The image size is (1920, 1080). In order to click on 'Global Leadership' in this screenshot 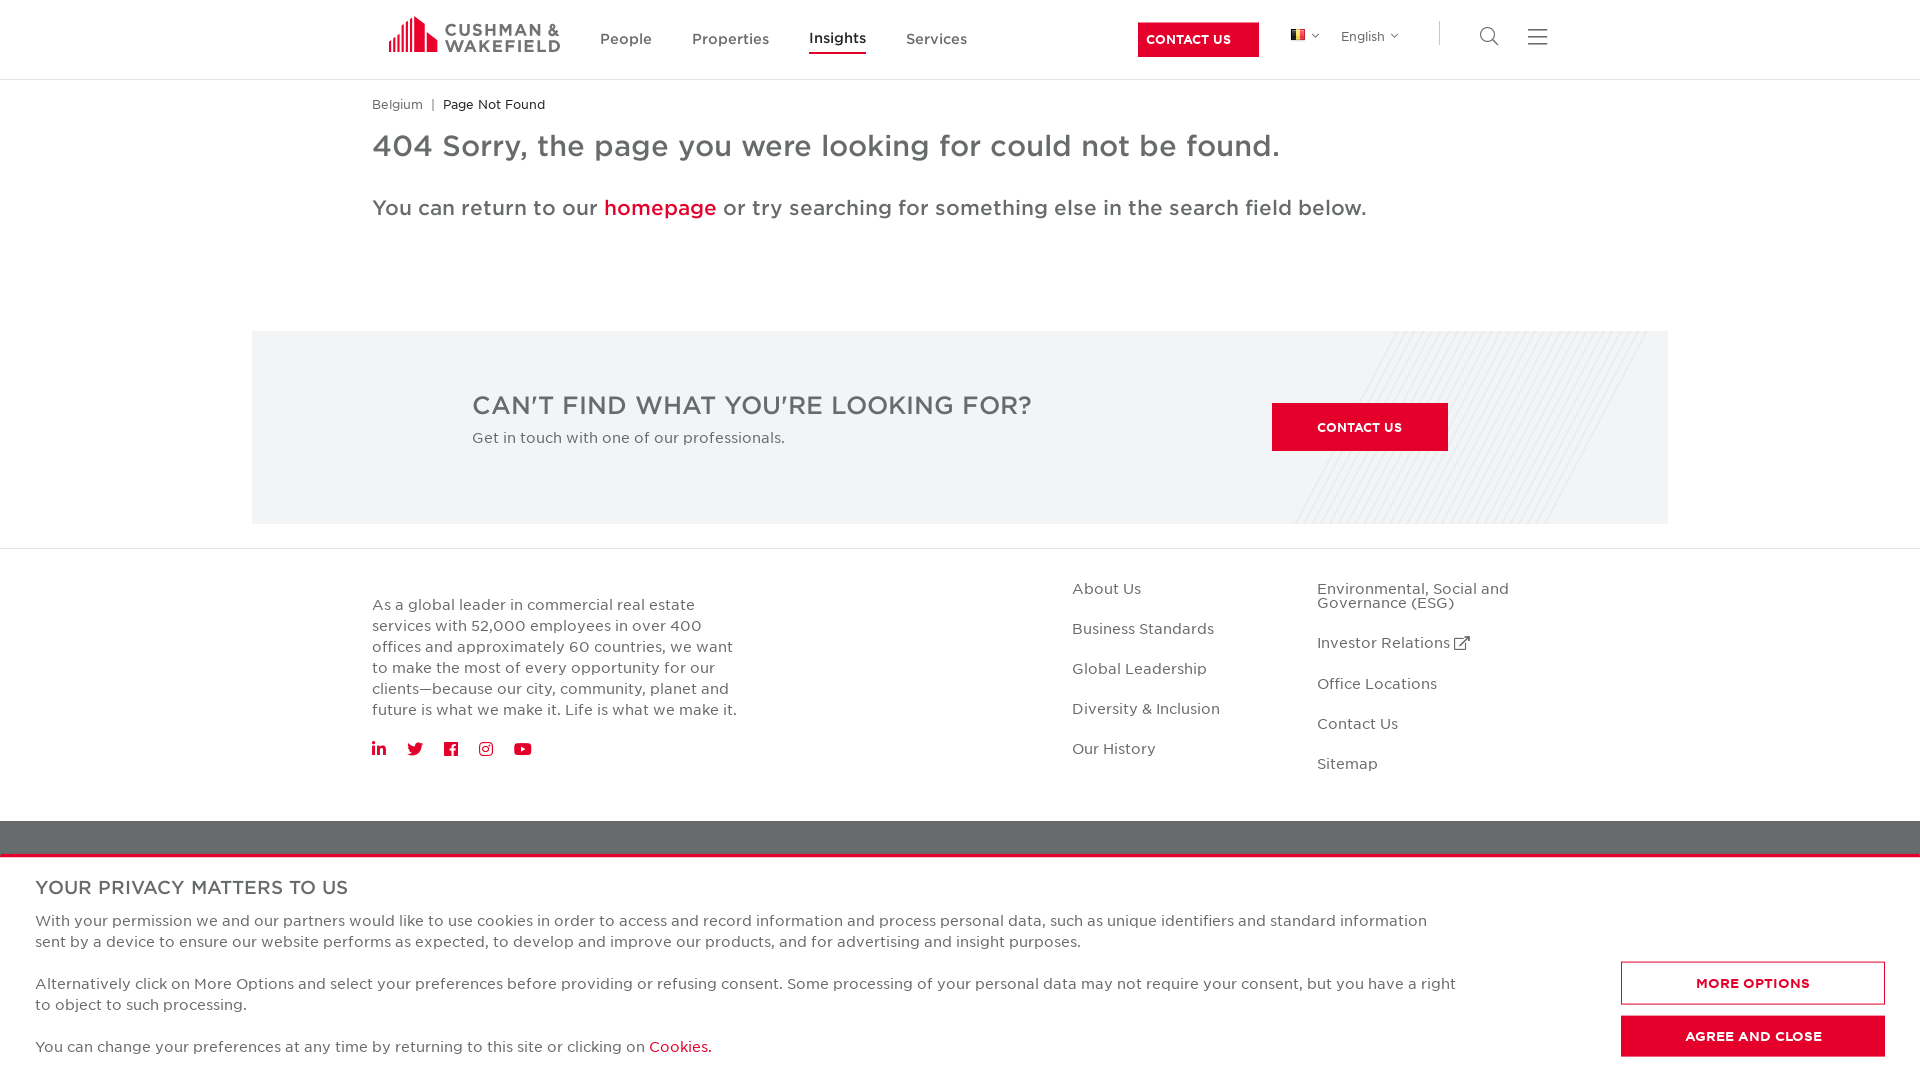, I will do `click(1070, 667)`.